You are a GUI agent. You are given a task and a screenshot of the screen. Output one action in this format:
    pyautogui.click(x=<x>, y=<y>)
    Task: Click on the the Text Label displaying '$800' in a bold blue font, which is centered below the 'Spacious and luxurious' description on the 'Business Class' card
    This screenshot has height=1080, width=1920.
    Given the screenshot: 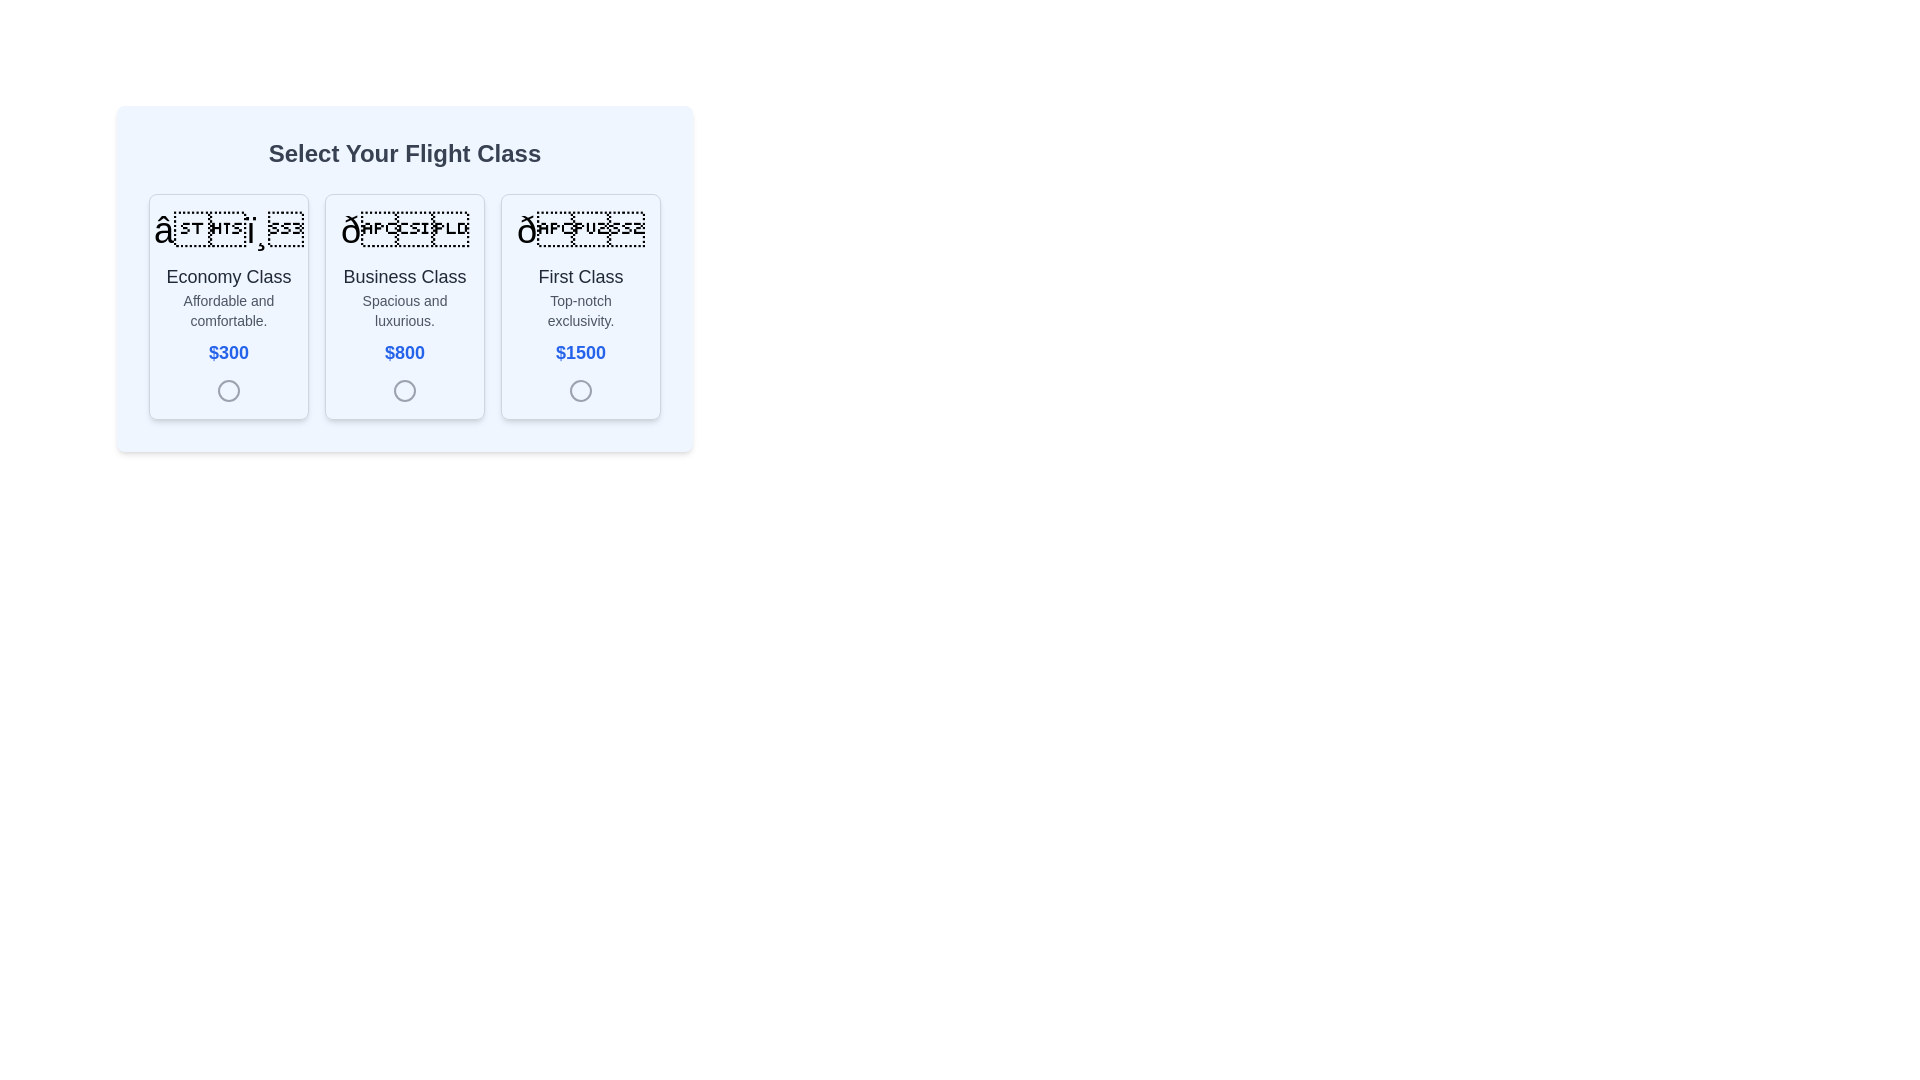 What is the action you would take?
    pyautogui.click(x=403, y=352)
    